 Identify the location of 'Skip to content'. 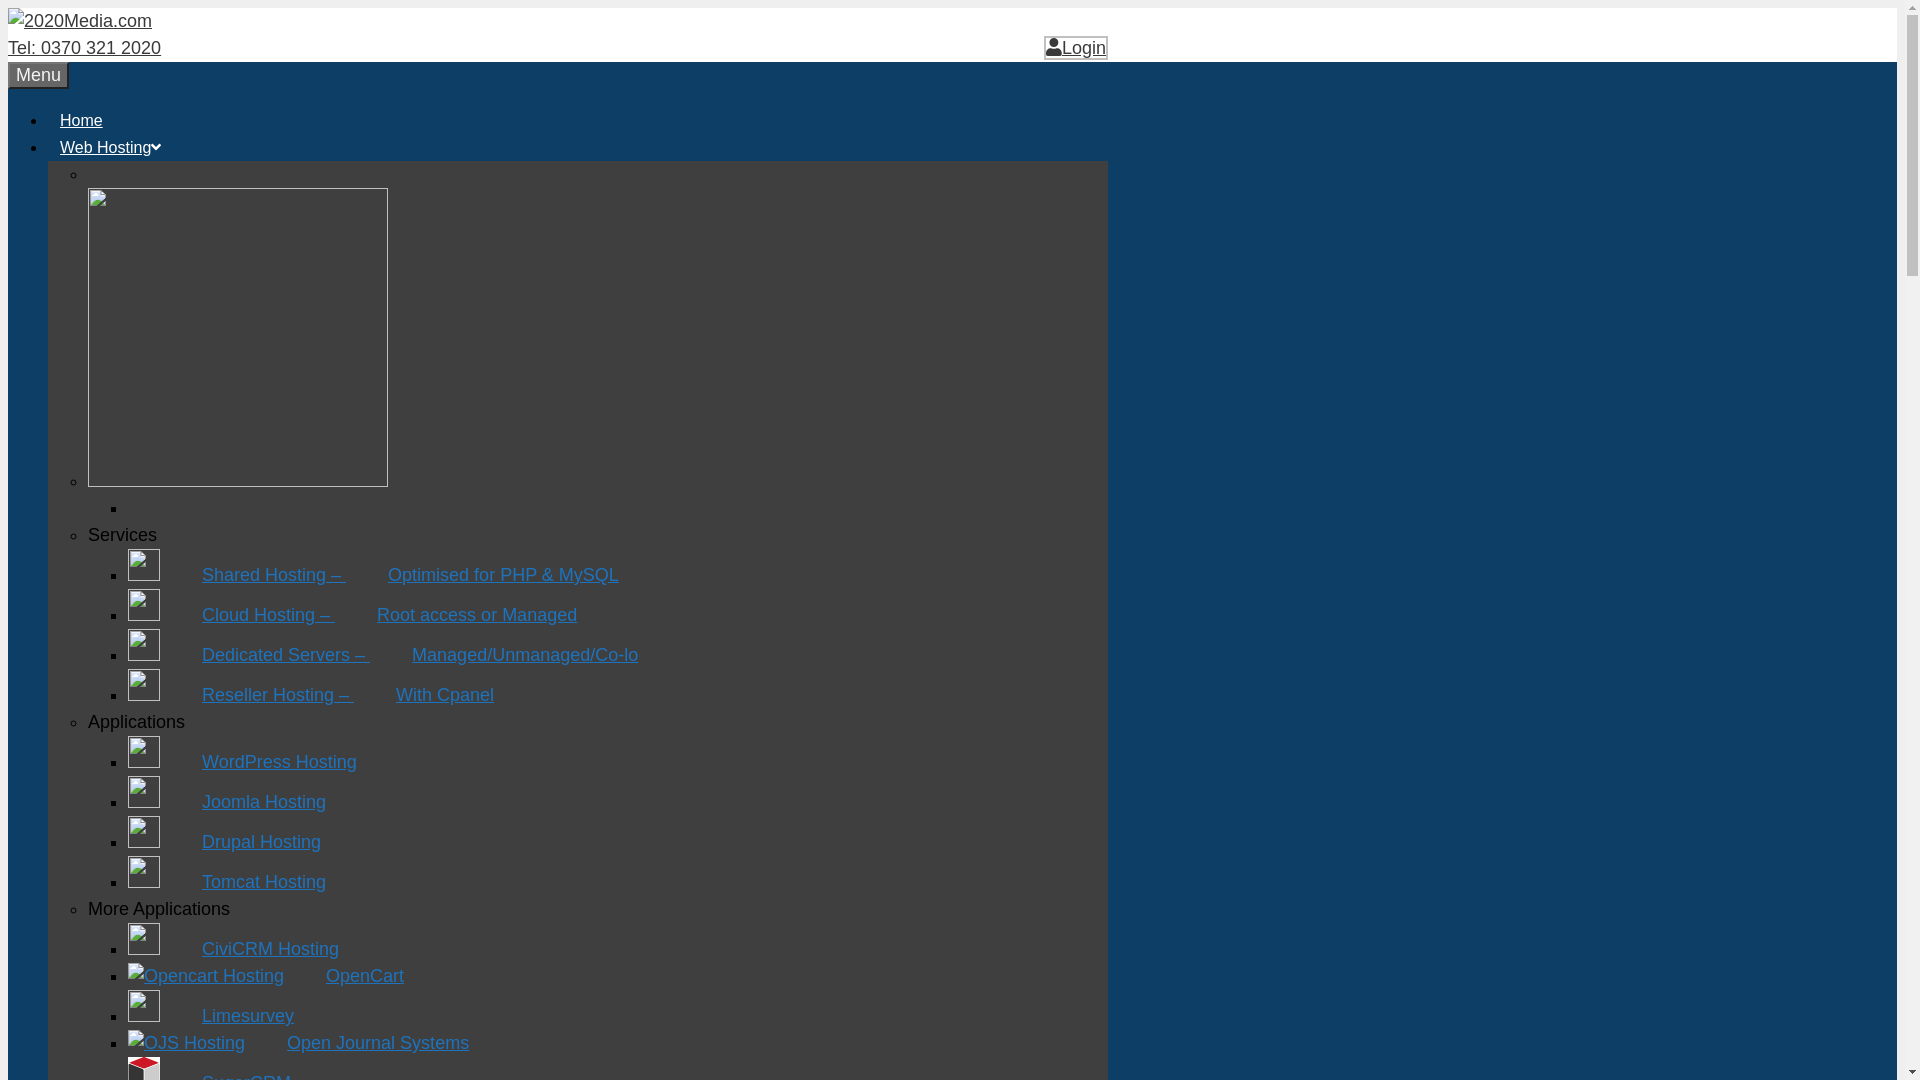
(7, 7).